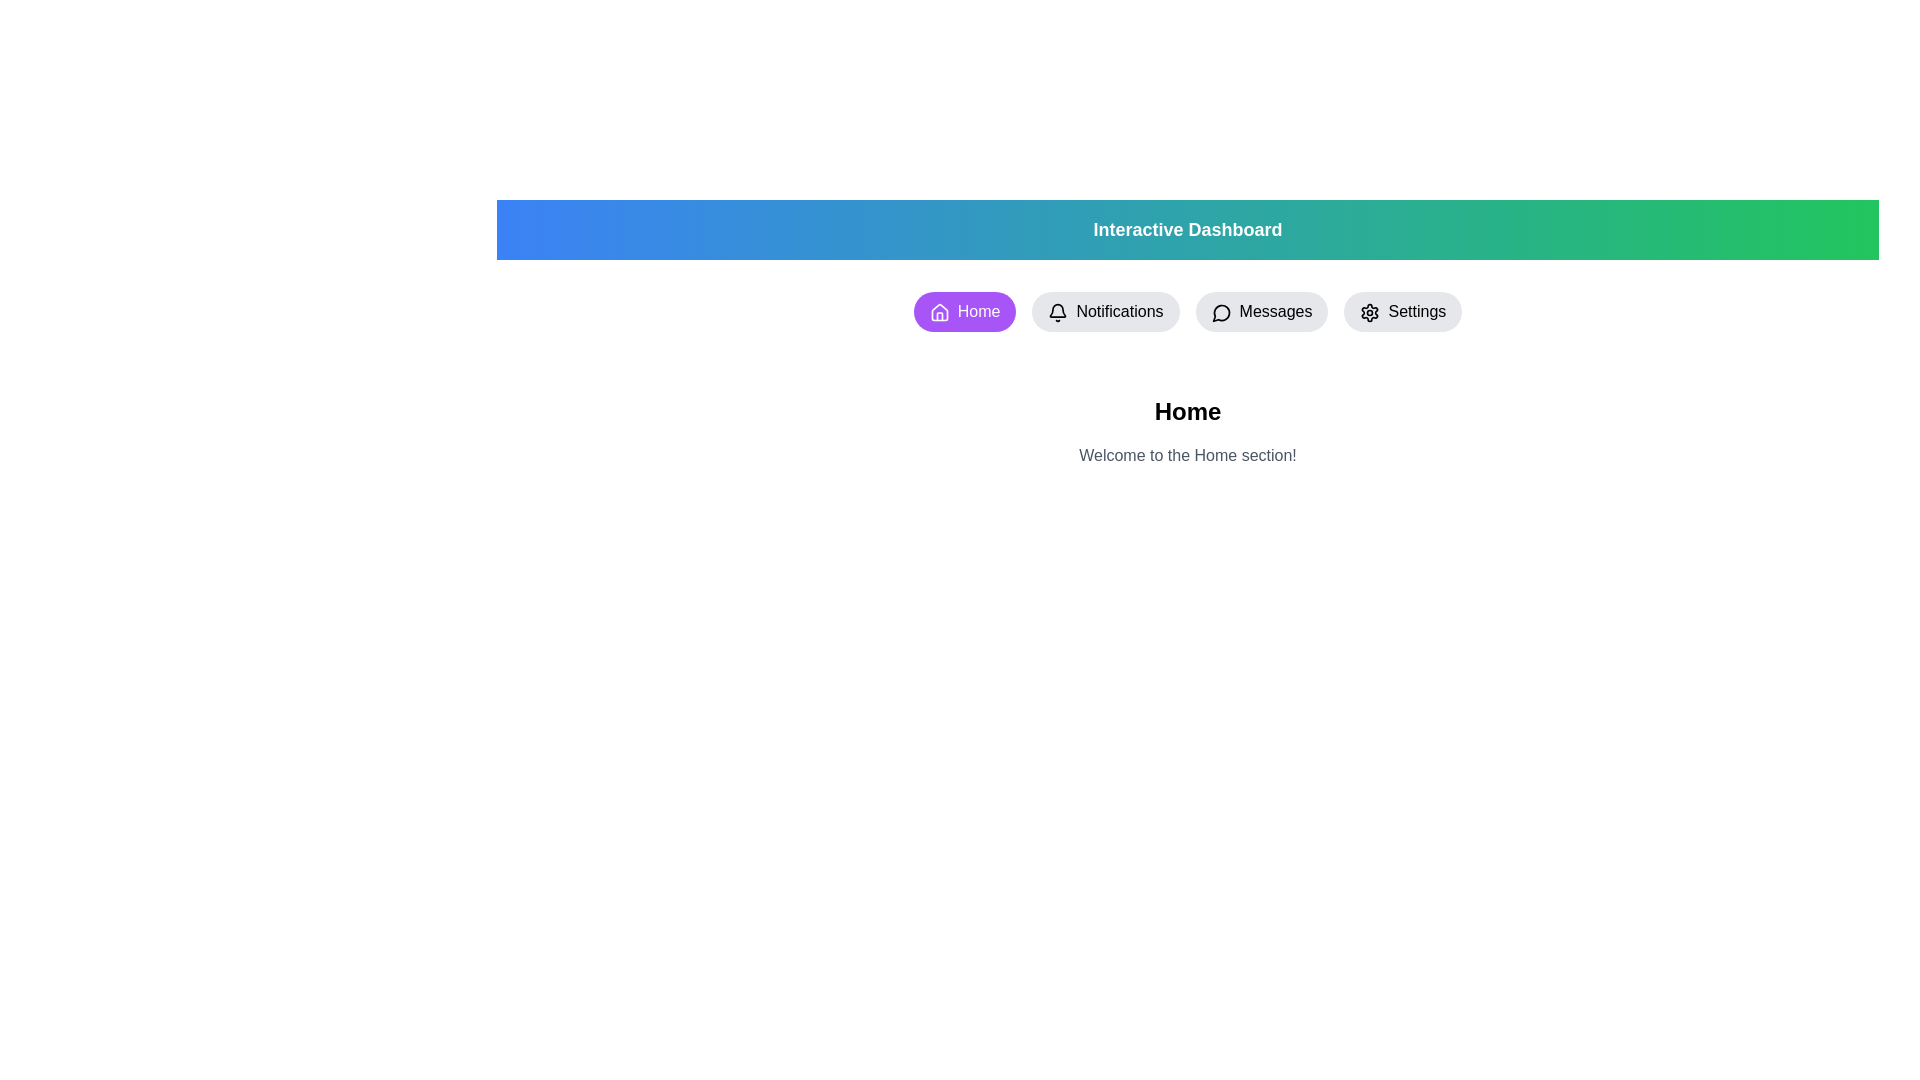  Describe the element at coordinates (1103, 312) in the screenshot. I see `the tab labeled Notifications to display its content` at that location.